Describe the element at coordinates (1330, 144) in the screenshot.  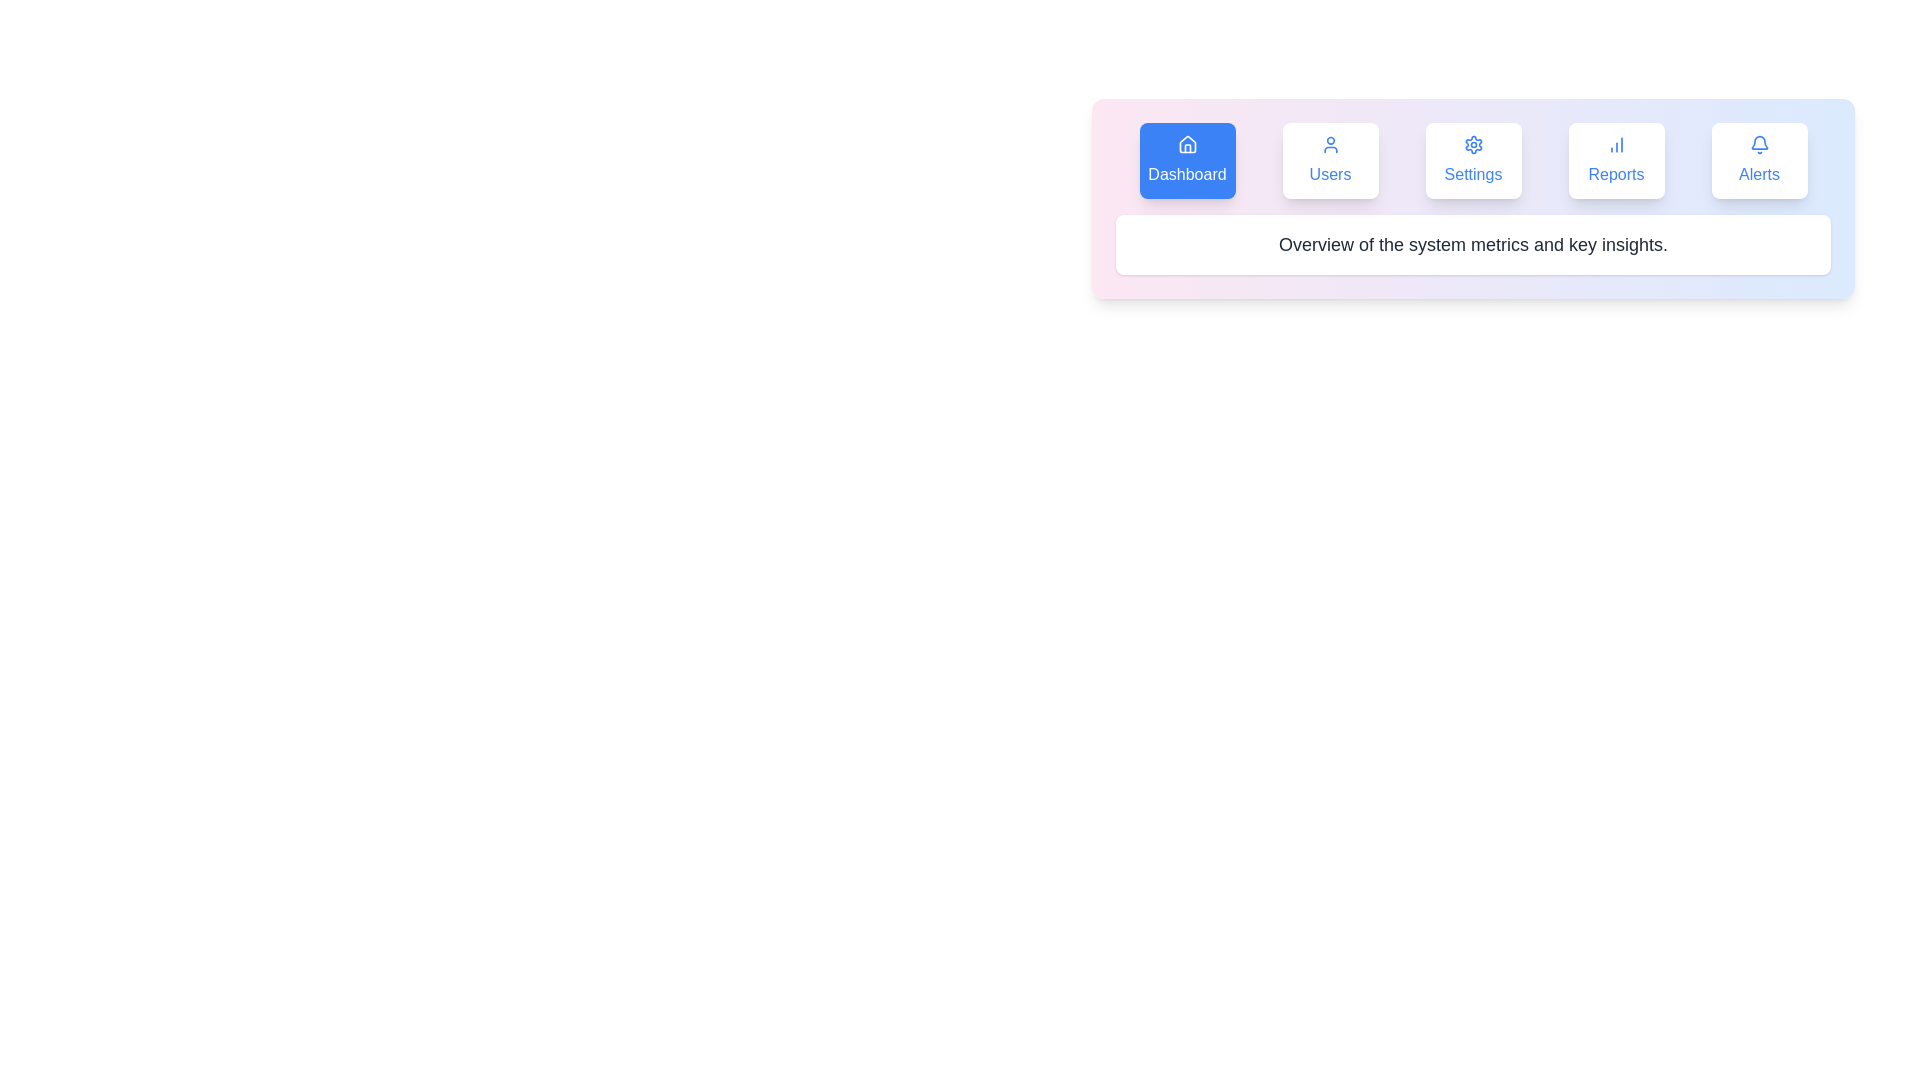
I see `the user icon located within the 'Users' button on the navigation bar` at that location.